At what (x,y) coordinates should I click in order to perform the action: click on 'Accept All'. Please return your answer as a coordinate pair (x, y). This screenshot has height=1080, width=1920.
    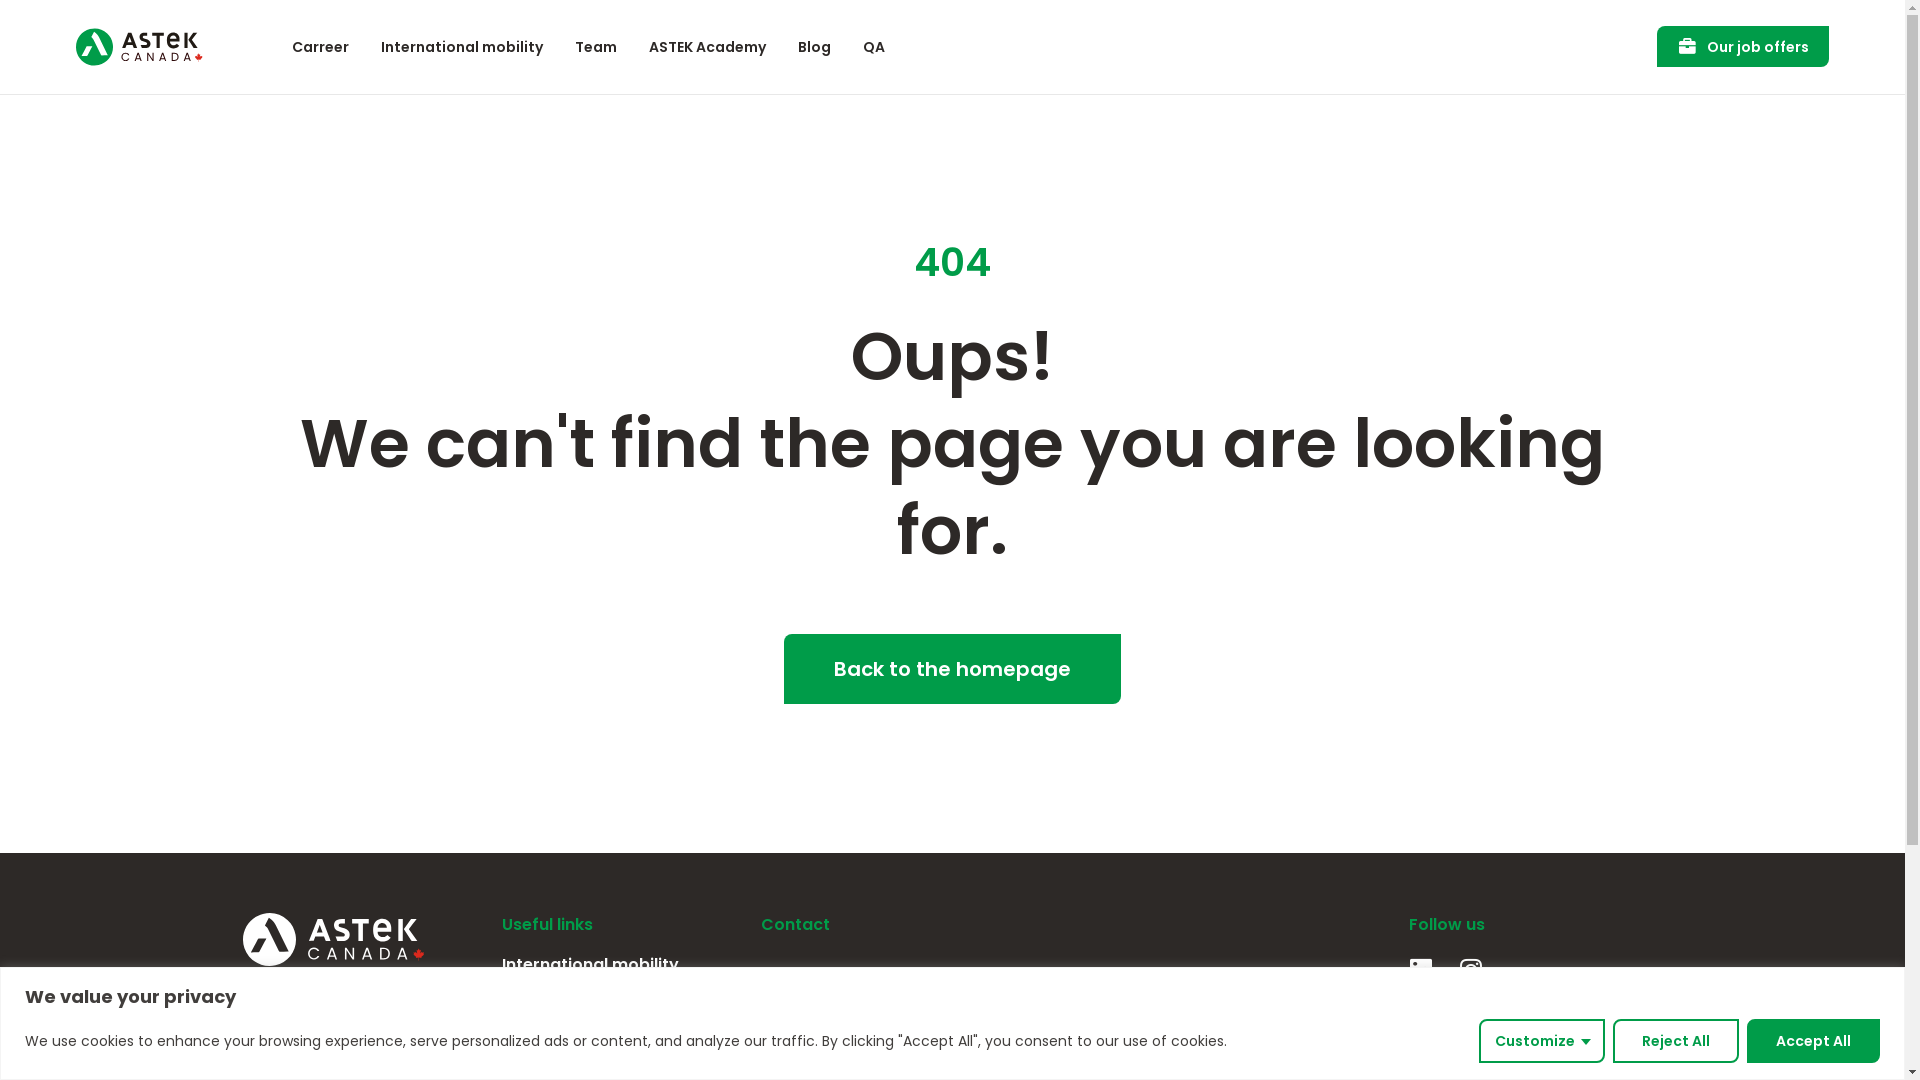
    Looking at the image, I should click on (1813, 1039).